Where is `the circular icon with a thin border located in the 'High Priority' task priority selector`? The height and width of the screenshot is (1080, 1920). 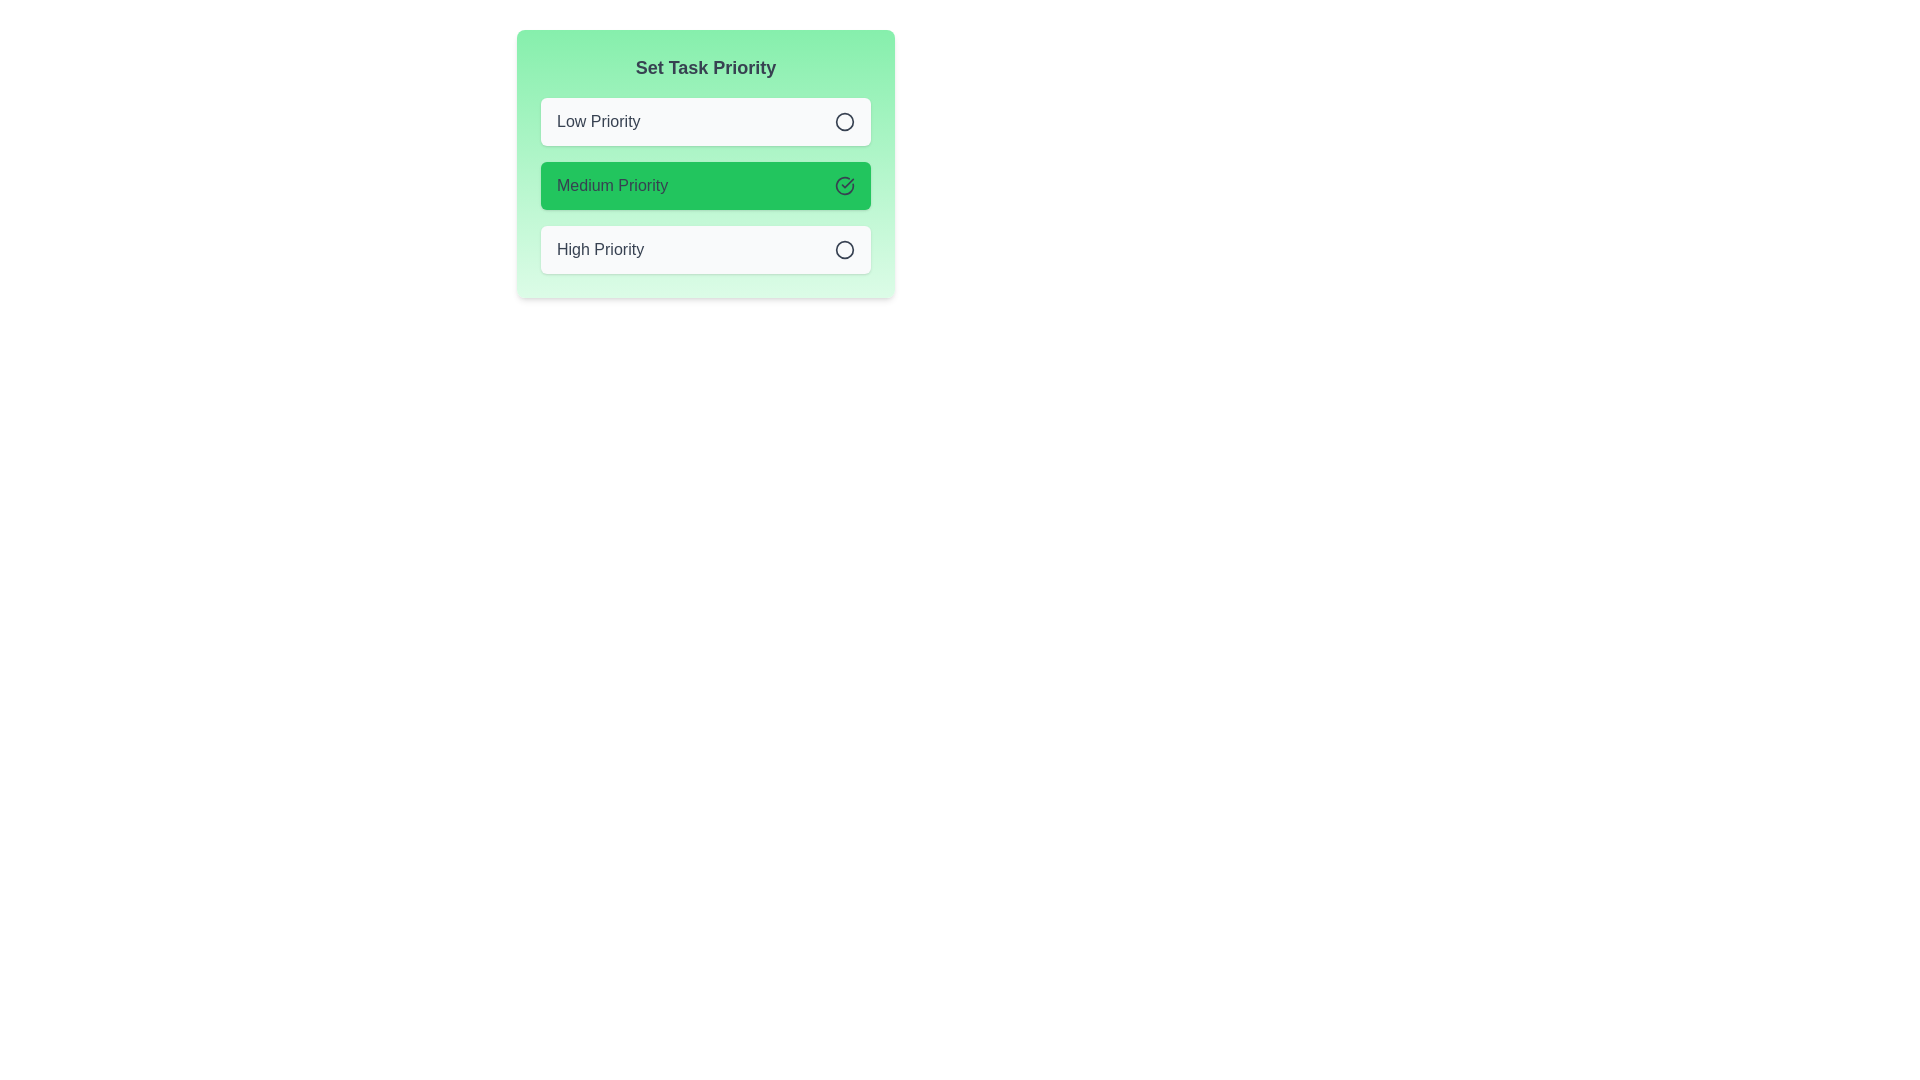 the circular icon with a thin border located in the 'High Priority' task priority selector is located at coordinates (844, 249).